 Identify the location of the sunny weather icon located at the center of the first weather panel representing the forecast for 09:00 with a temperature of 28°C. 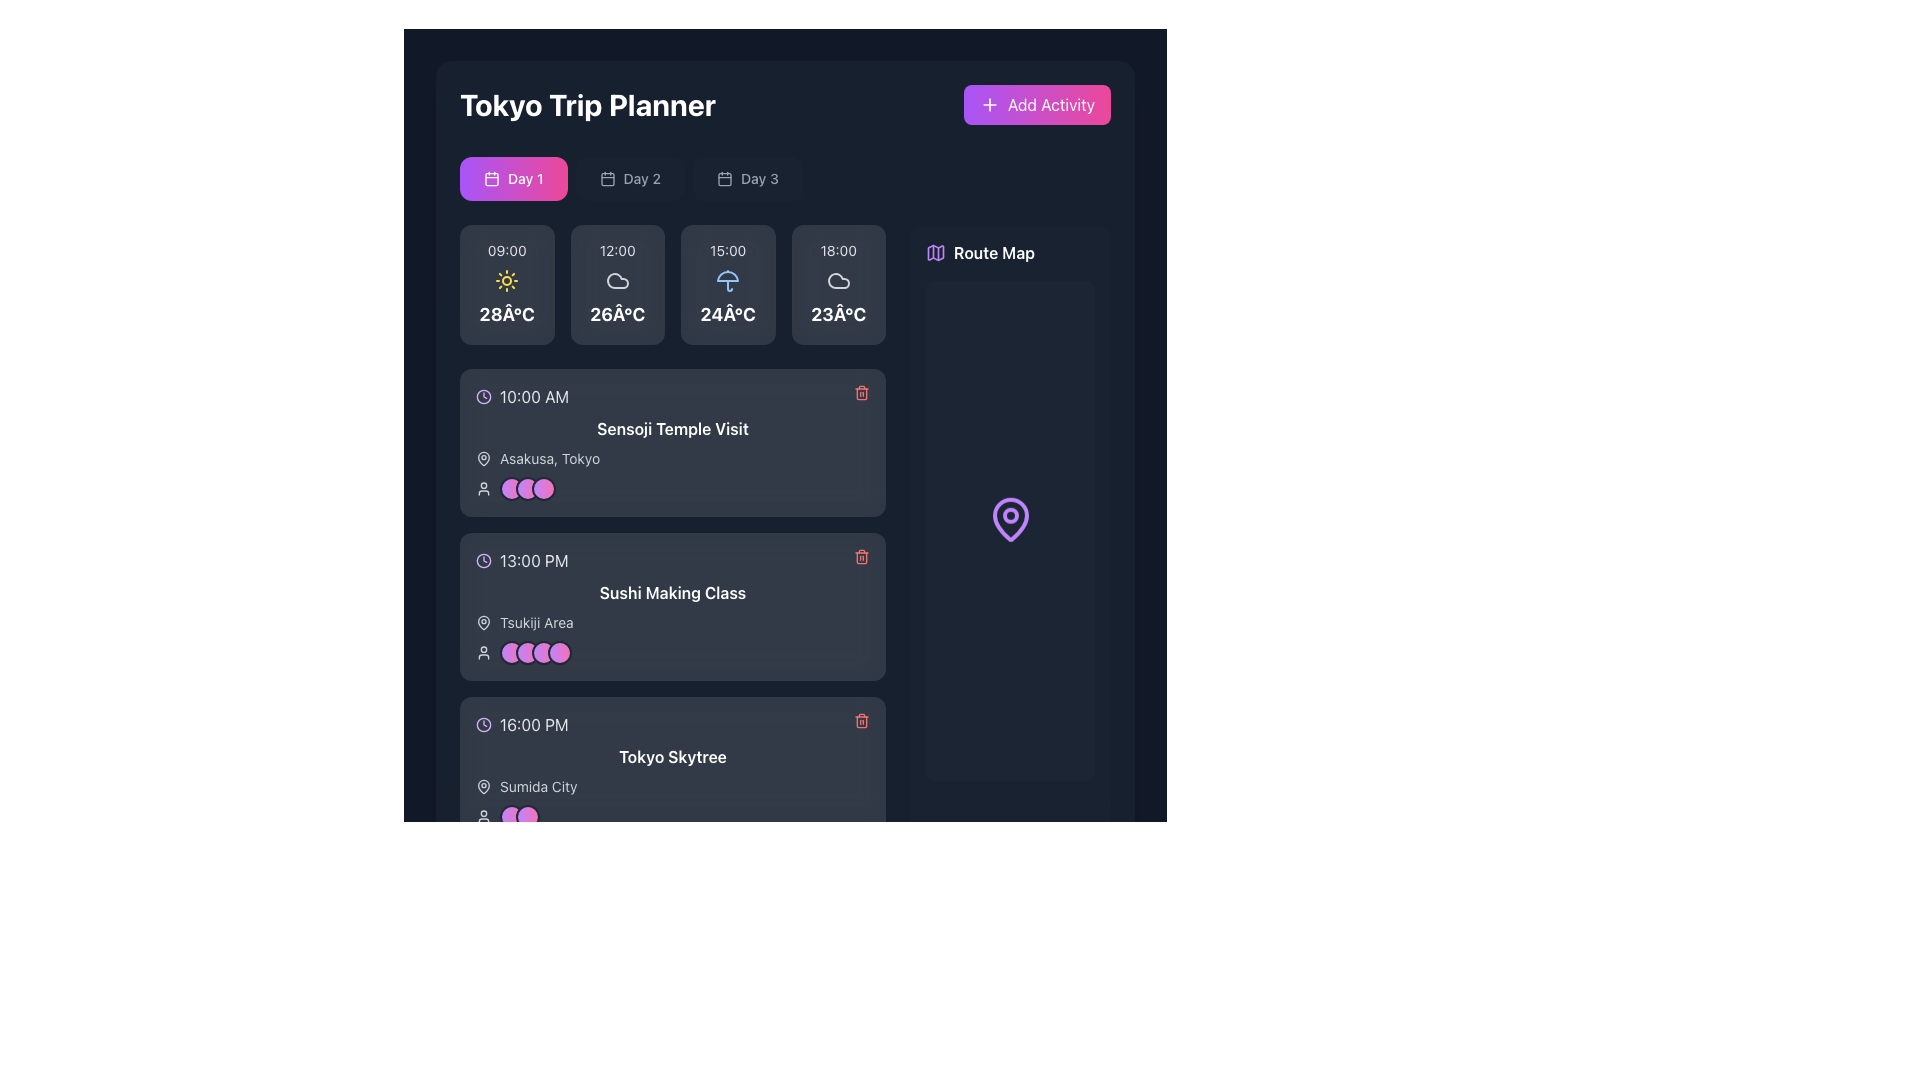
(507, 281).